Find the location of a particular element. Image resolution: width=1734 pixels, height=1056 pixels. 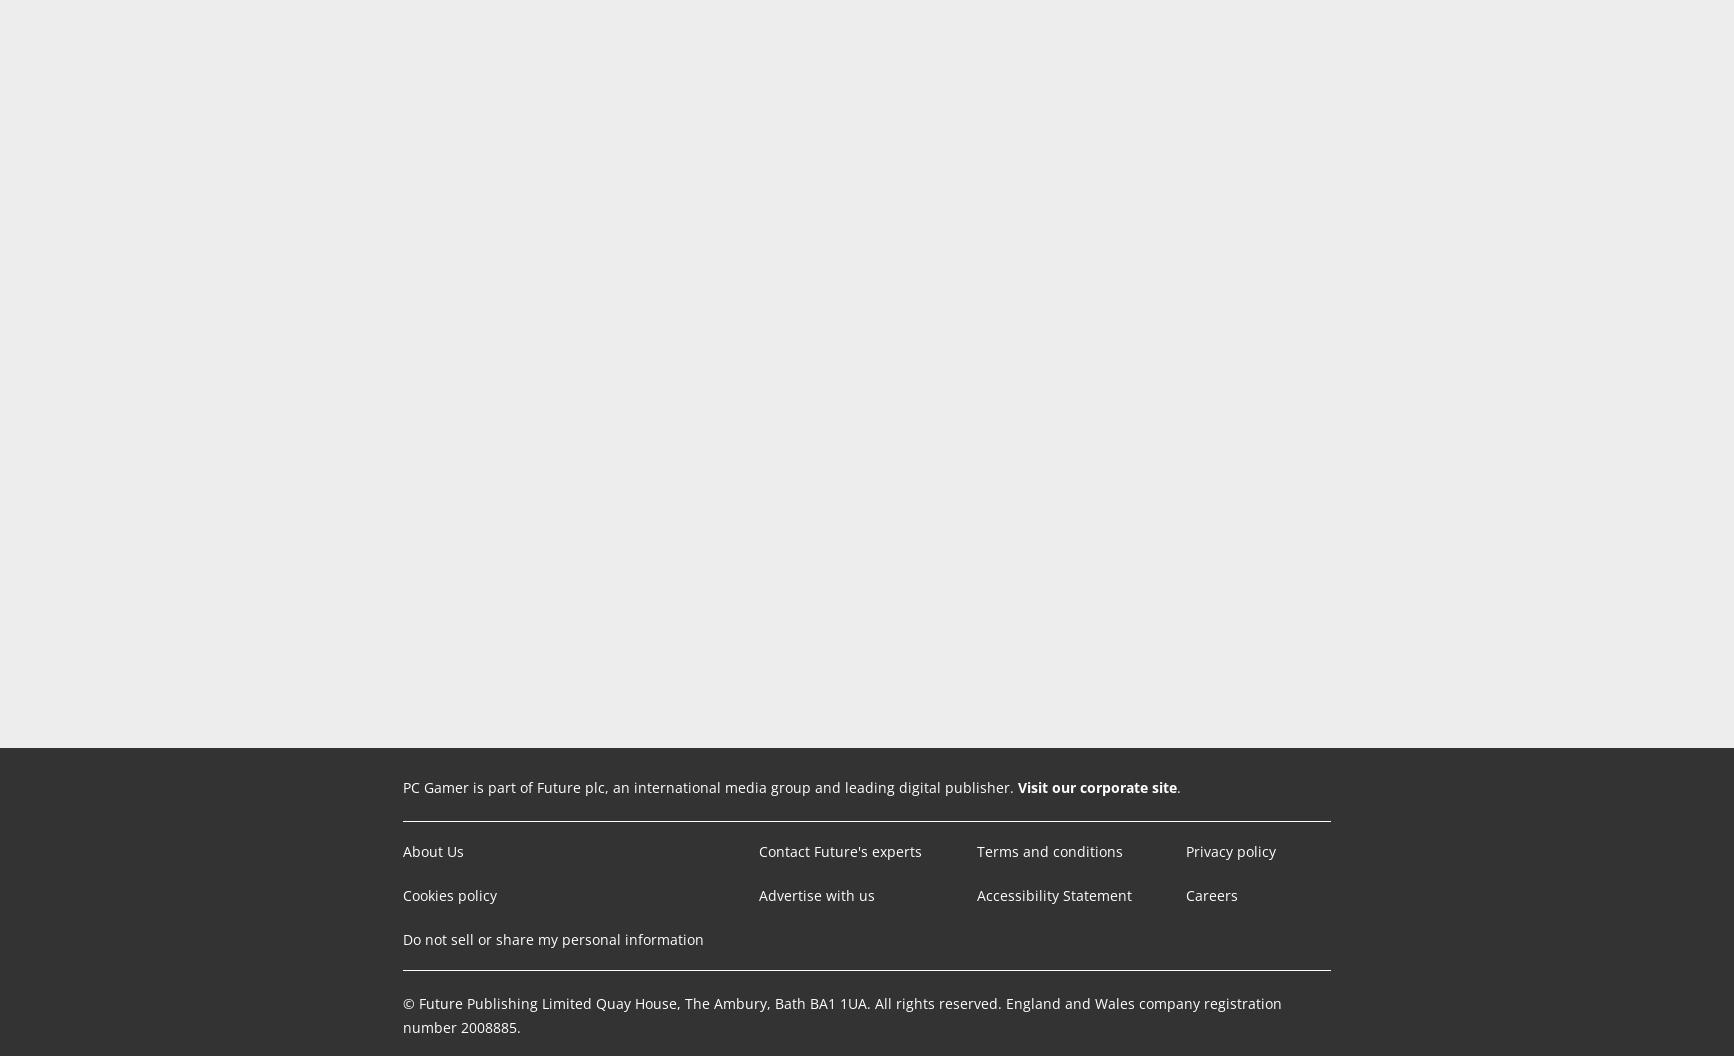

'Terms and conditions' is located at coordinates (1049, 851).